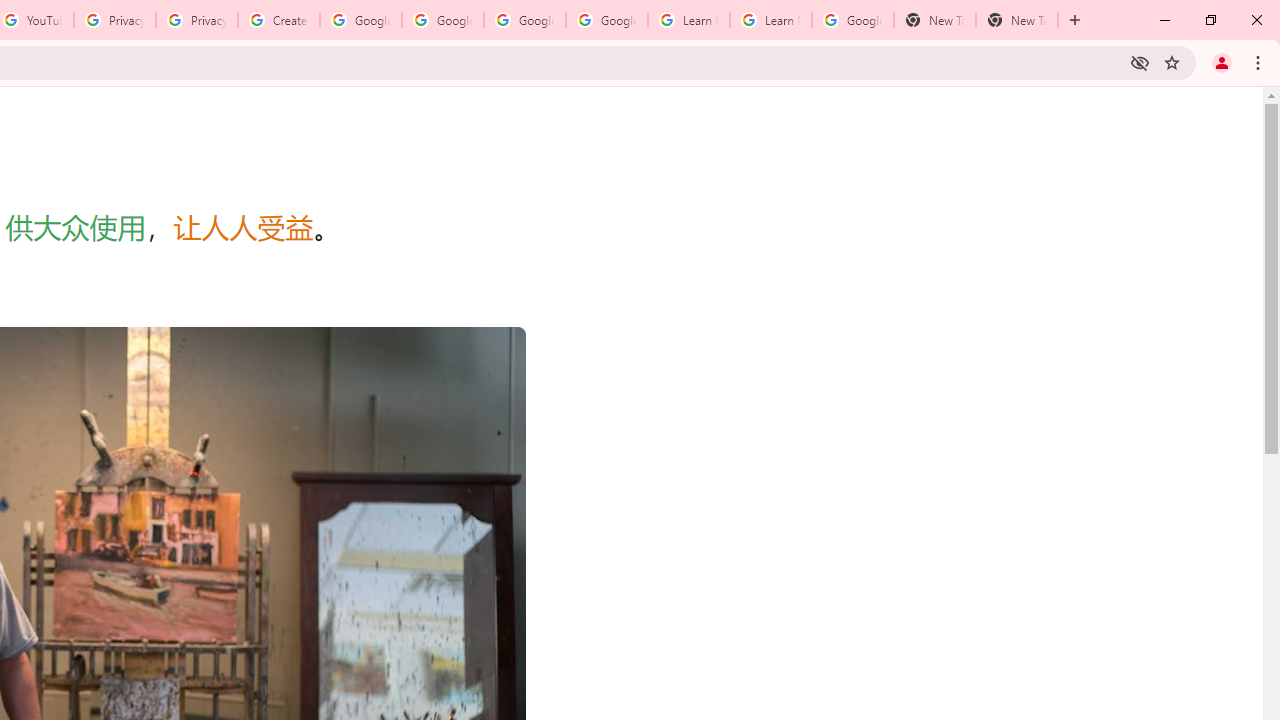 This screenshot has height=720, width=1280. I want to click on 'Close', so click(1255, 20).